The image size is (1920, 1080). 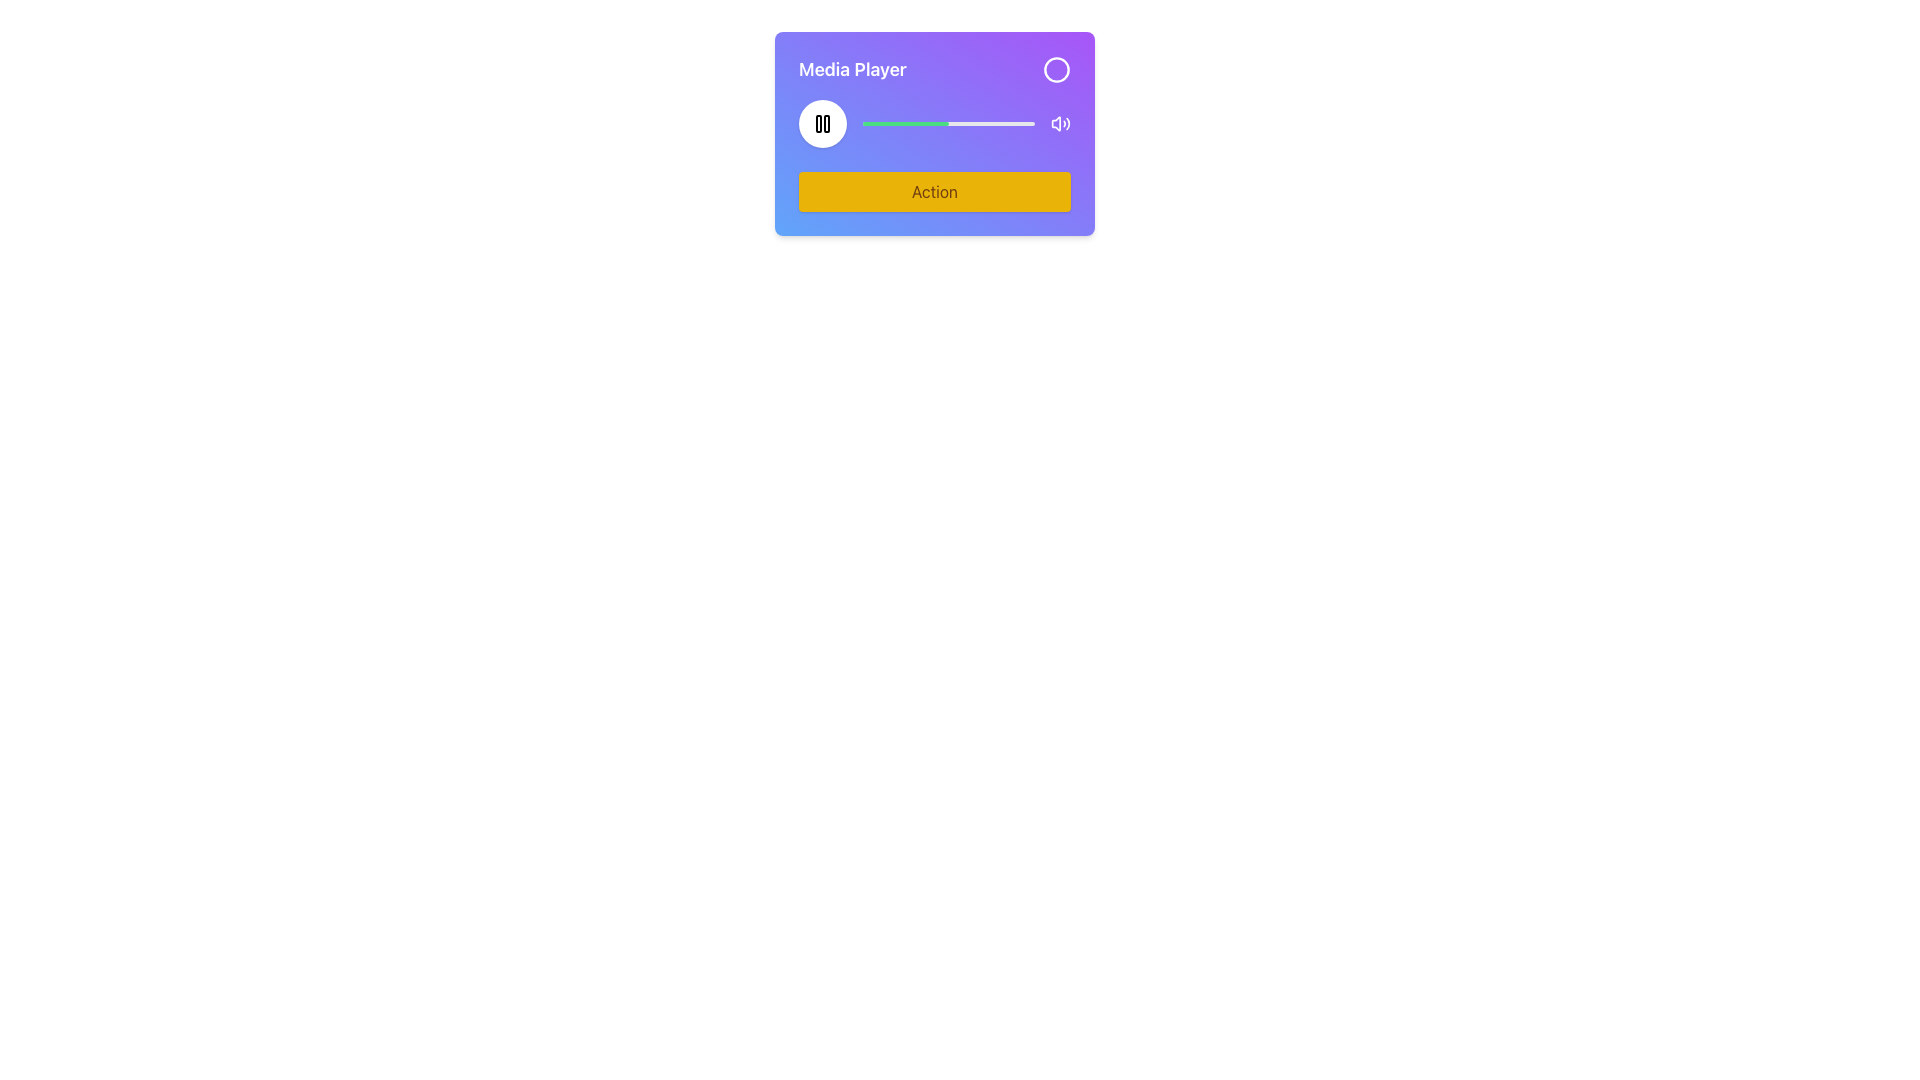 What do you see at coordinates (934, 192) in the screenshot?
I see `the rectangular button labeled 'Action' with a yellow background and dark yellow text to trigger hover effects` at bounding box center [934, 192].